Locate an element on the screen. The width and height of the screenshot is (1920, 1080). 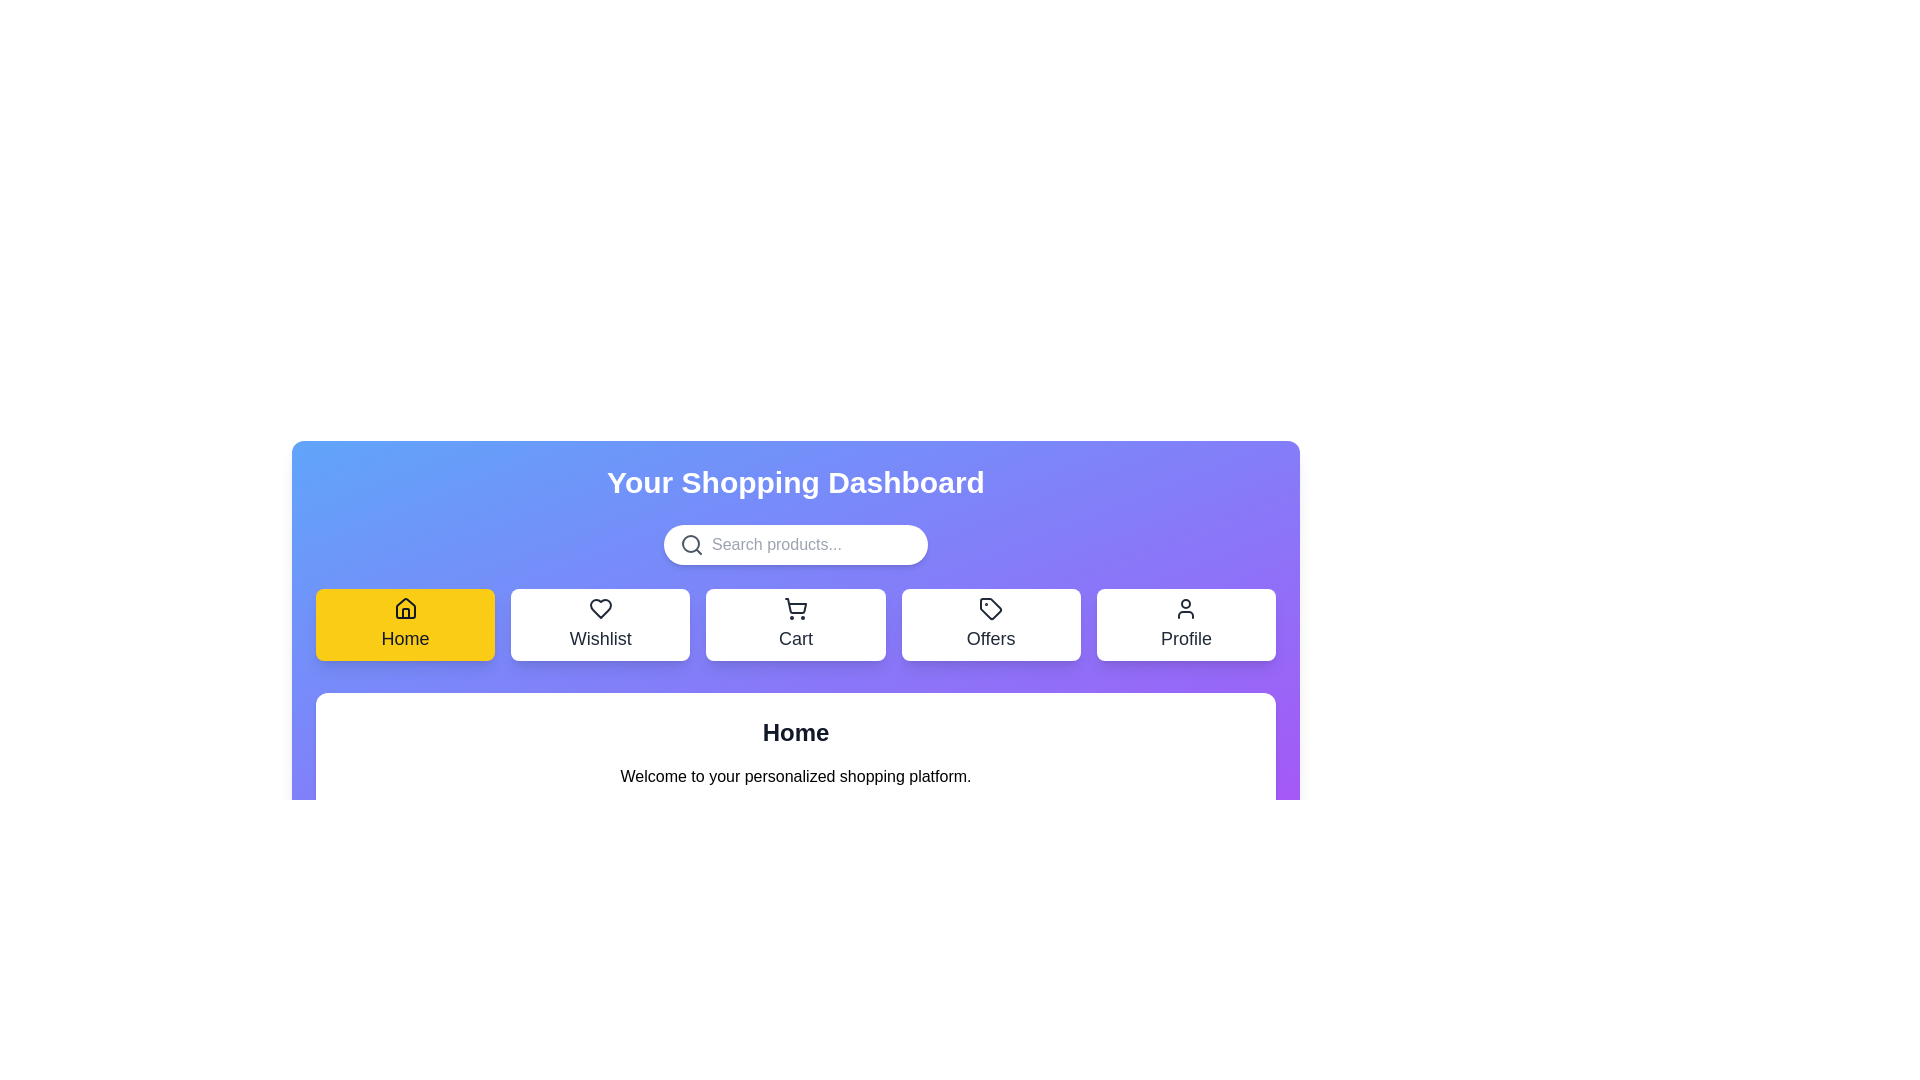
the 'Offers' icon located in the fourth position of the horizontal navigation bar on the shopping dashboard interface is located at coordinates (991, 608).